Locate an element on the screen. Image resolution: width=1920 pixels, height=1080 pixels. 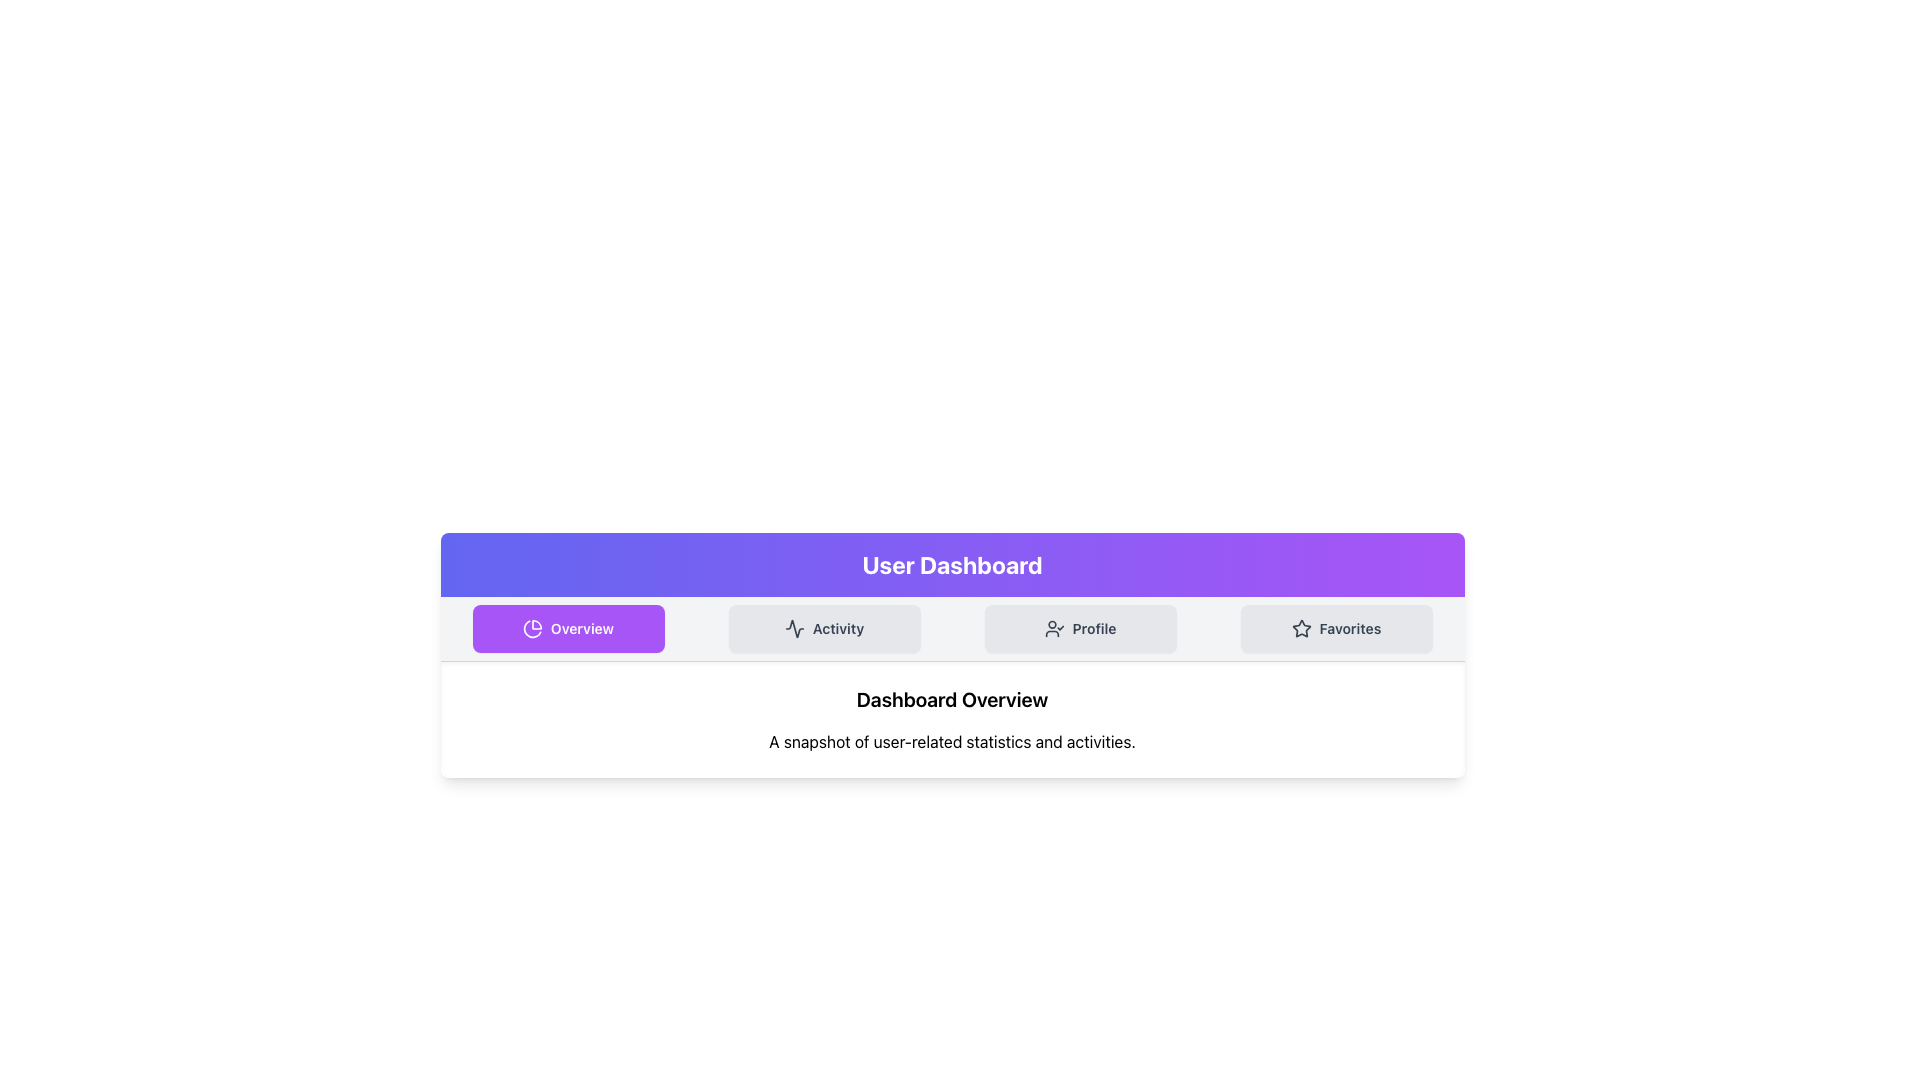
the circular pie chart icon located inside the 'Overview' button, which is to the left of the 'Overview' text label within the navigation buttons under the 'User Dashboard' header is located at coordinates (532, 627).